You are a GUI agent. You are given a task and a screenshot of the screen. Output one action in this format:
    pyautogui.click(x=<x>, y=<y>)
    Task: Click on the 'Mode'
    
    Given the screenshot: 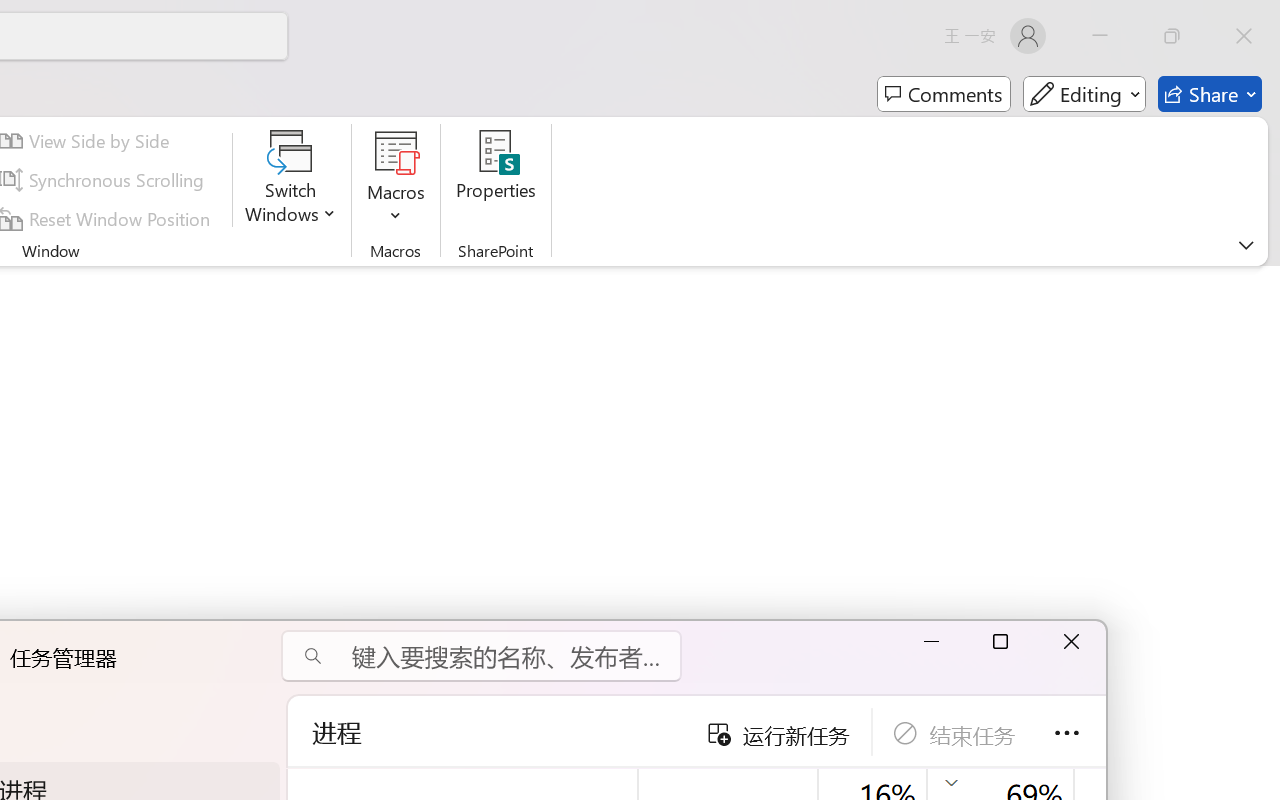 What is the action you would take?
    pyautogui.click(x=1083, y=94)
    